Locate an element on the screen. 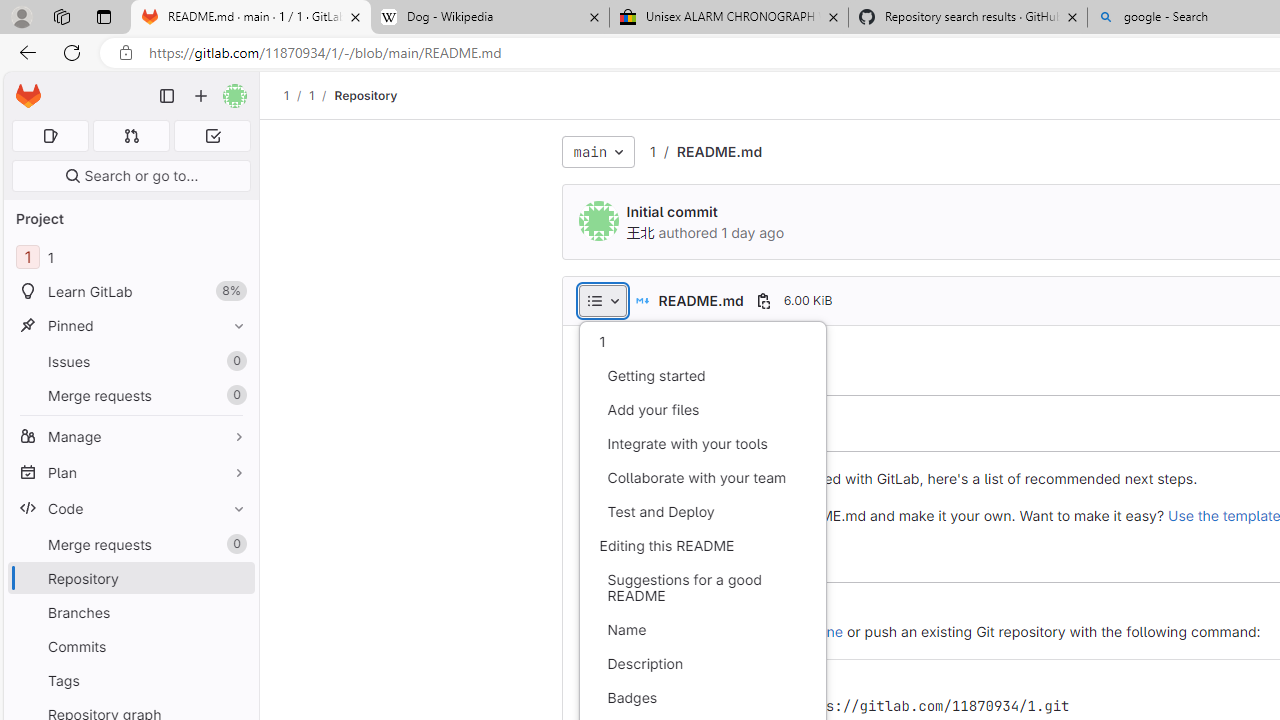  'Copy file path' is located at coordinates (762, 300).